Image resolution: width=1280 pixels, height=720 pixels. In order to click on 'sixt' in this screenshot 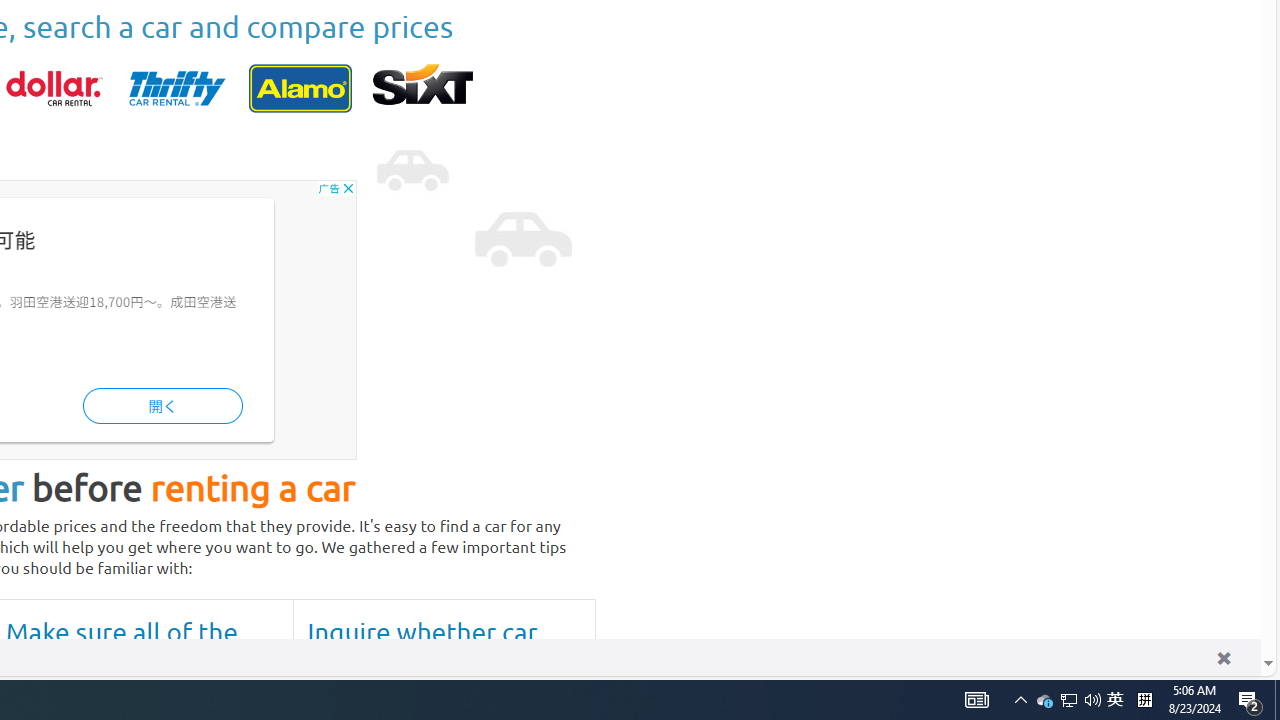, I will do `click(422, 87)`.